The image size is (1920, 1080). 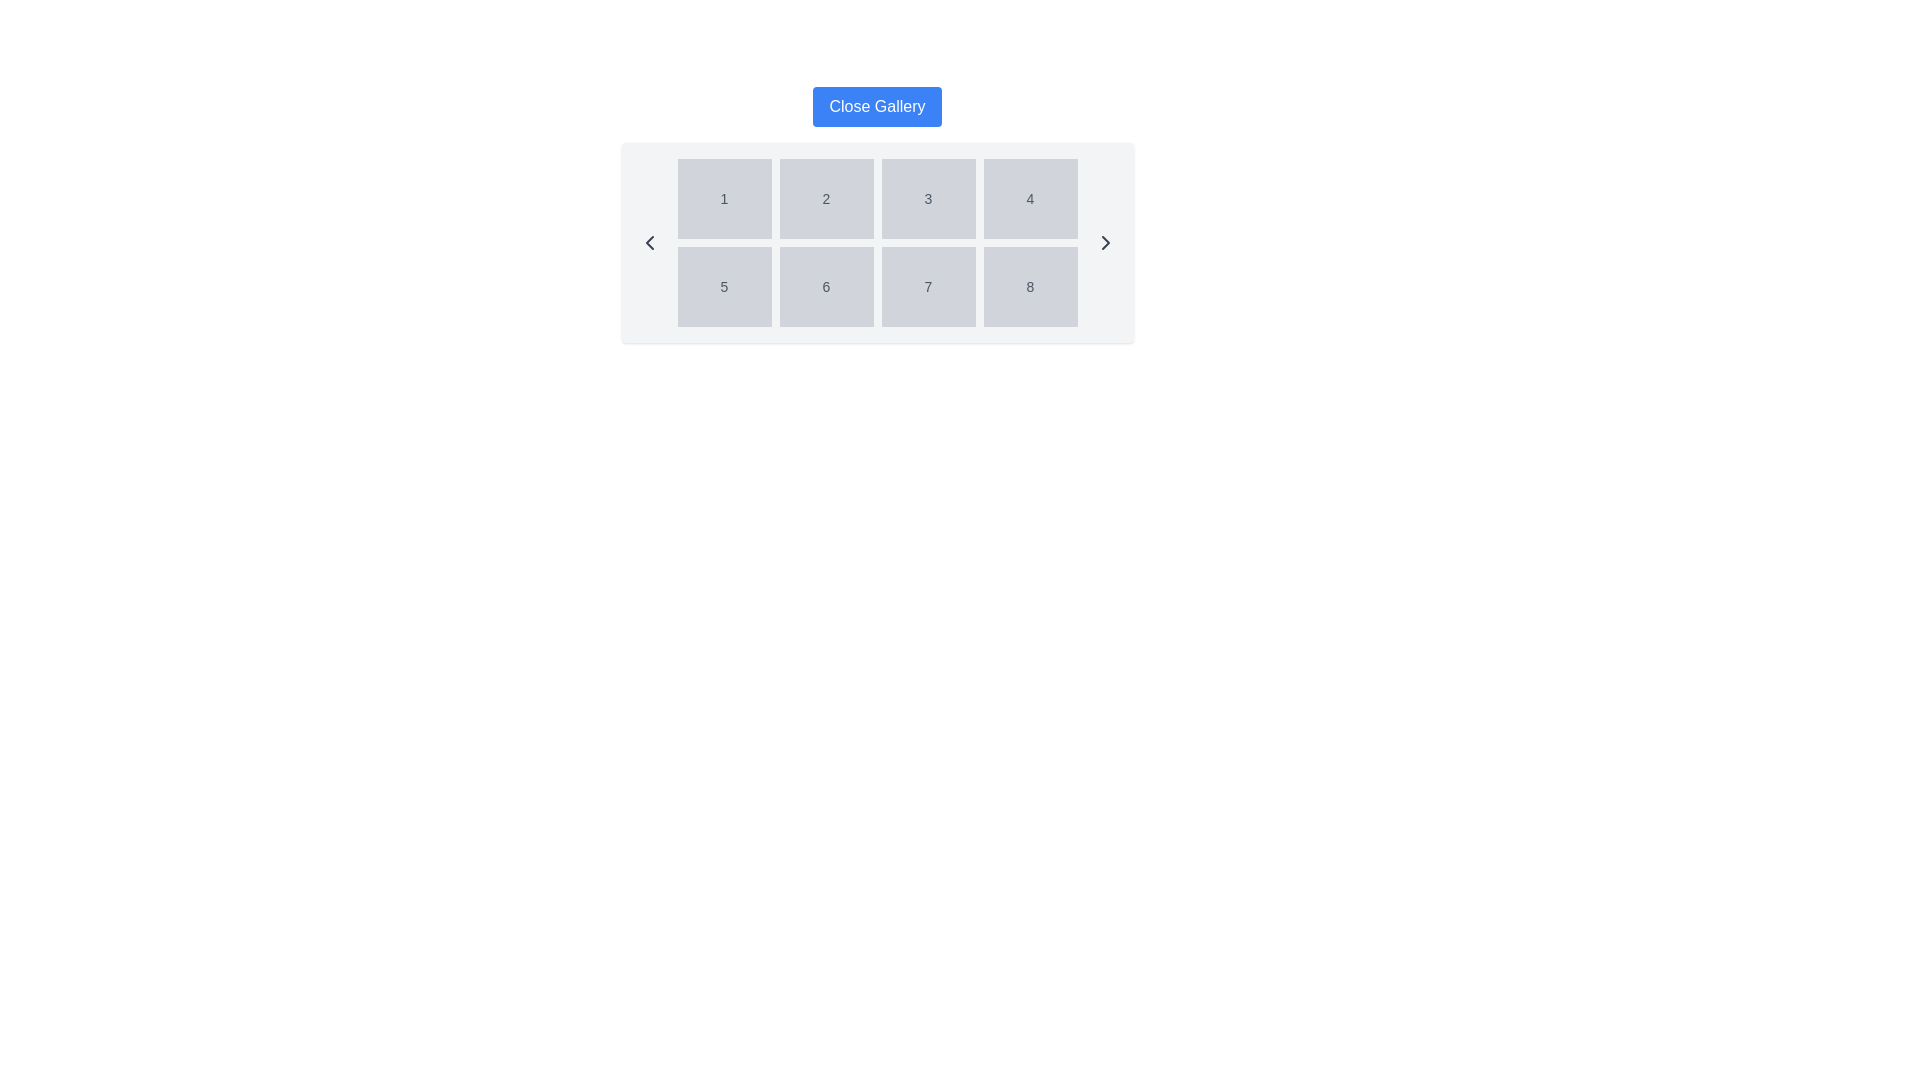 I want to click on the static text label displaying '7', which is the seventh item in a 4x2 grid layout, located in the second row and third column, so click(x=927, y=286).